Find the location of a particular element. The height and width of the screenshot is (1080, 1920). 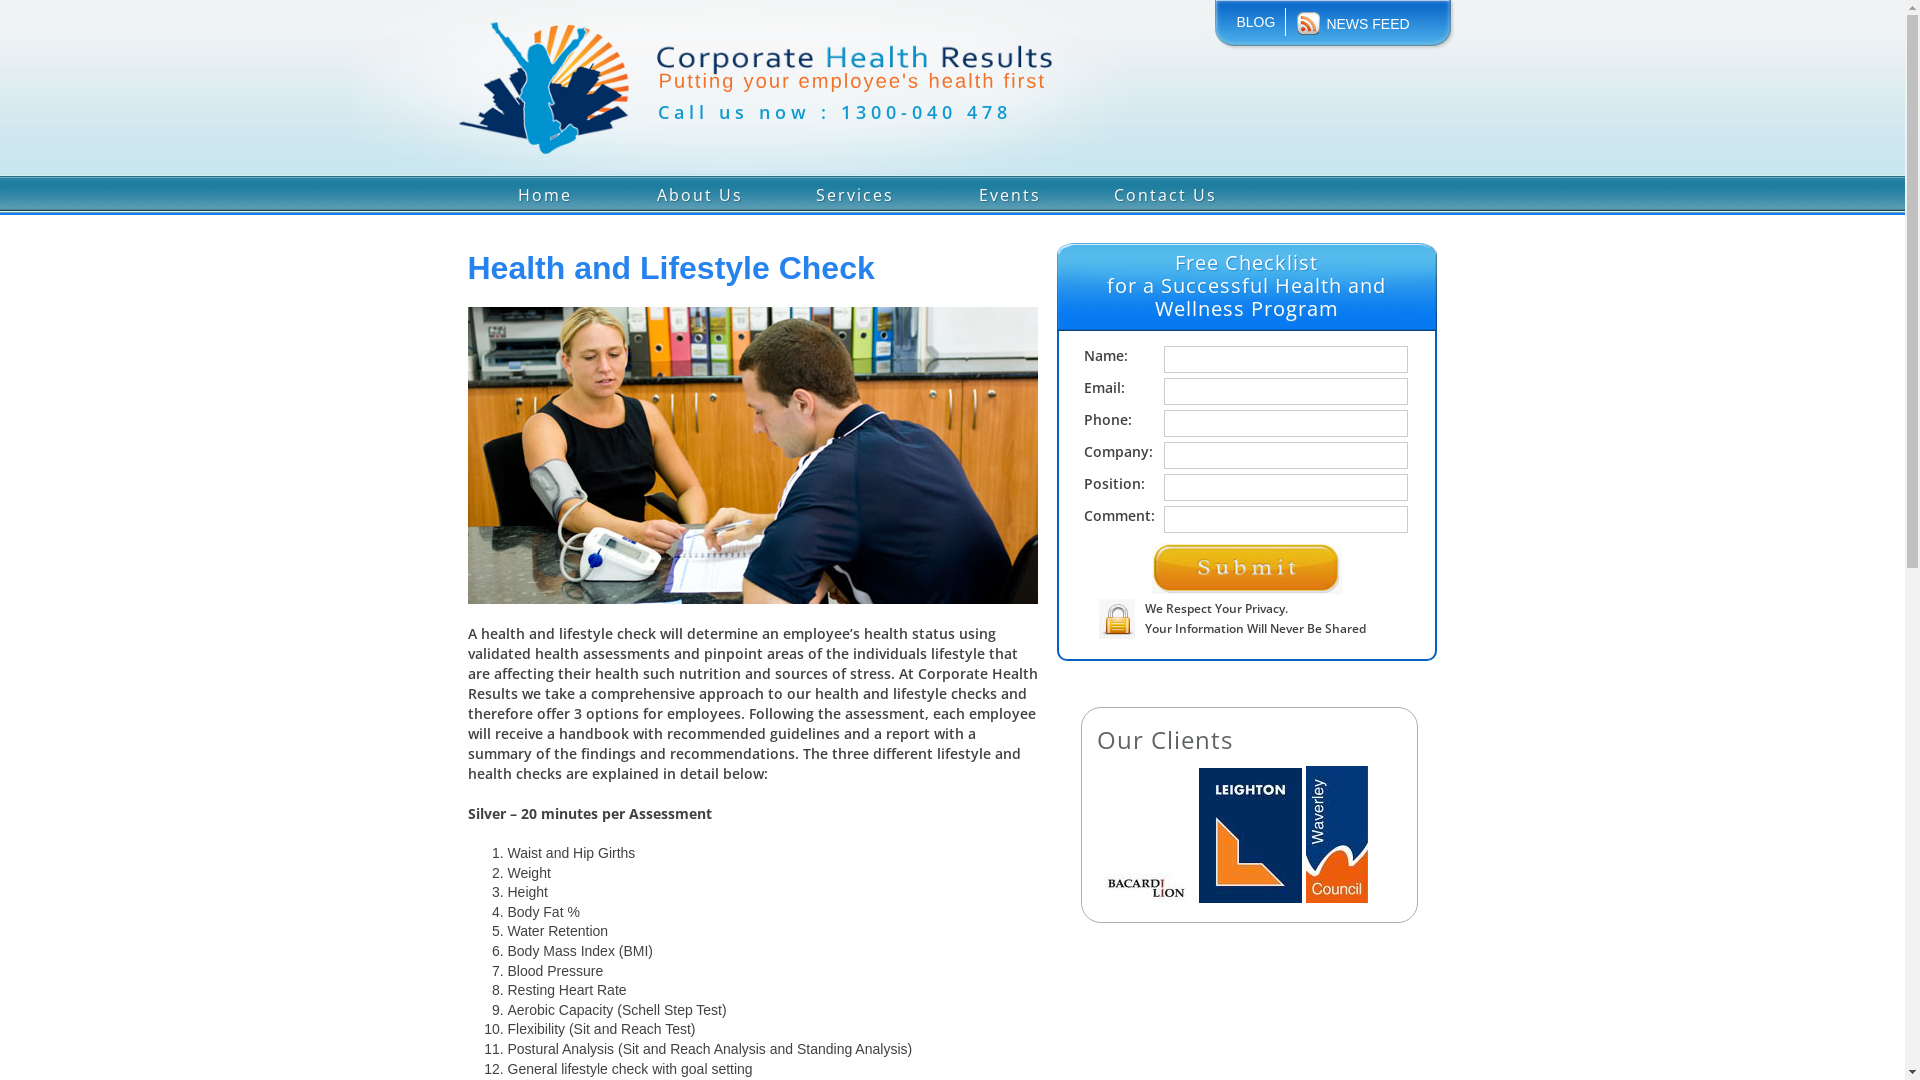

'Contact Us' is located at coordinates (1165, 192).